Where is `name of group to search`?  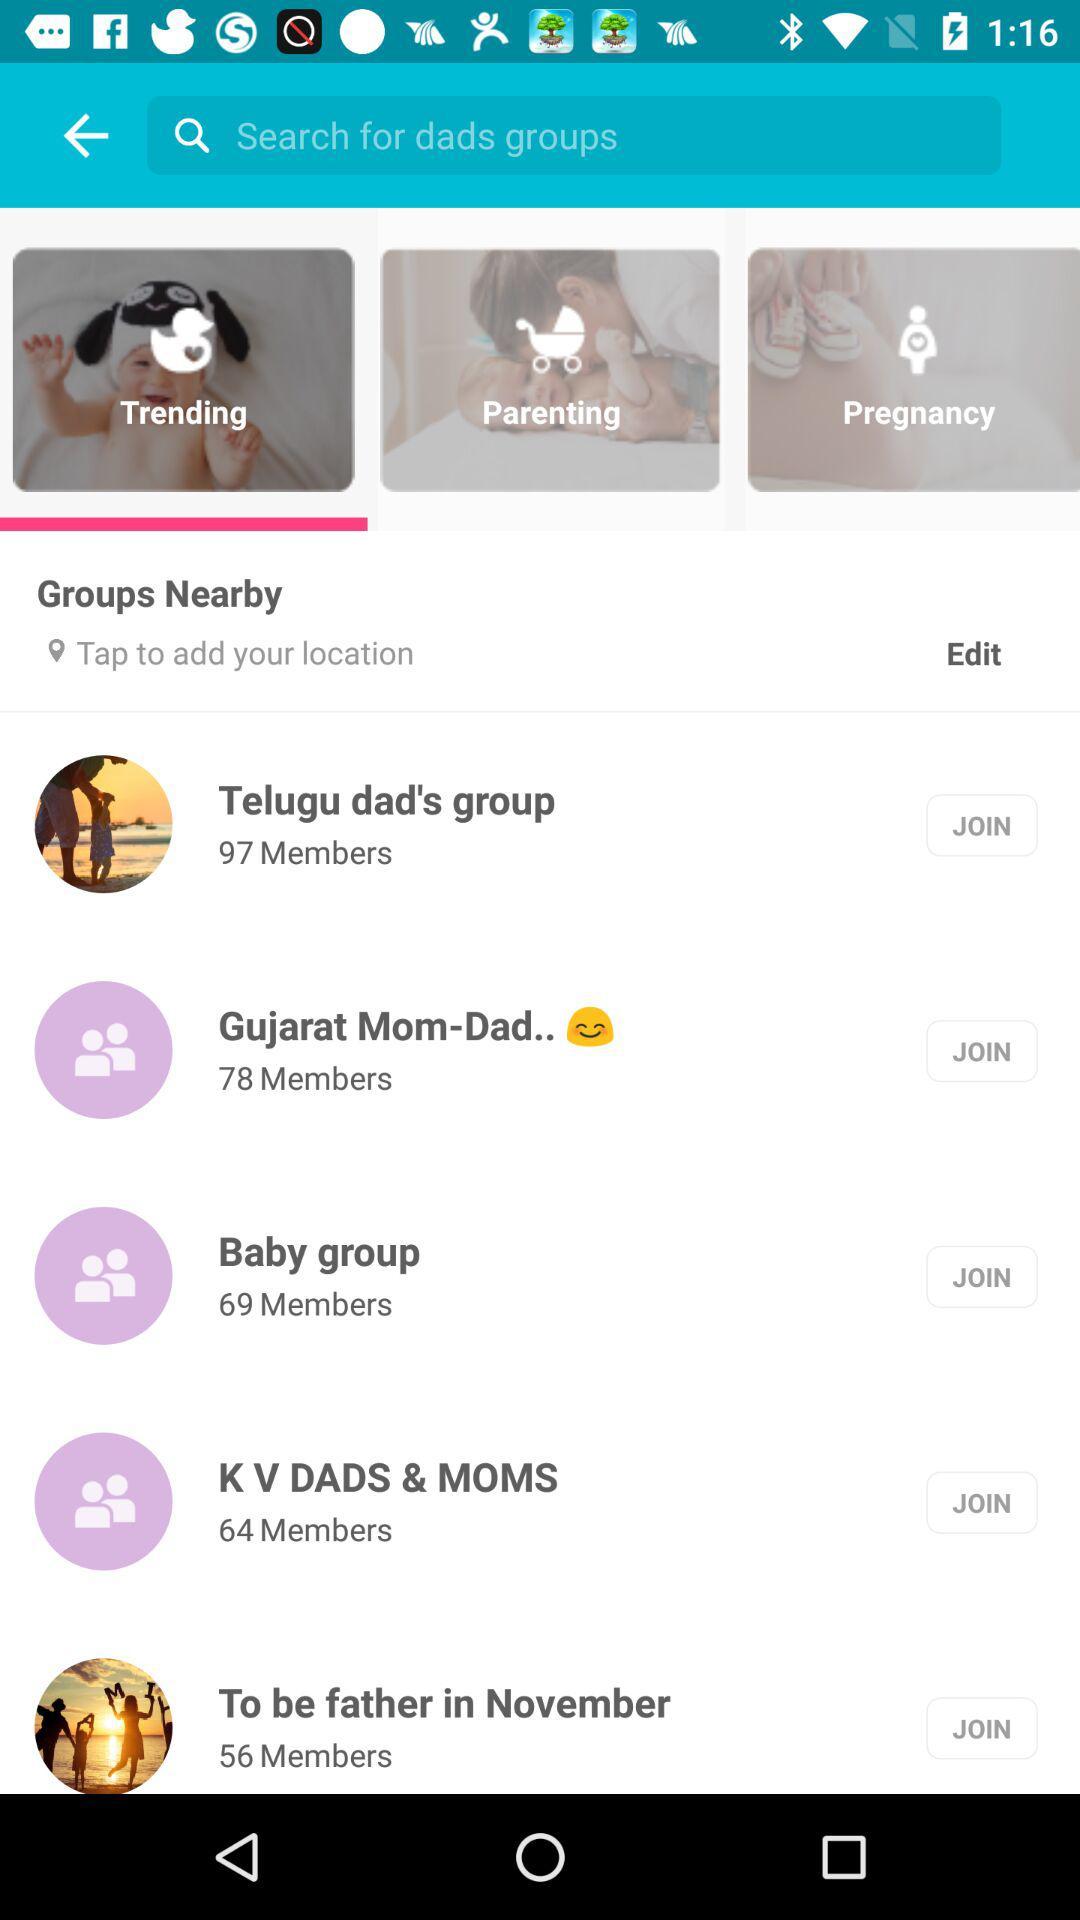
name of group to search is located at coordinates (579, 133).